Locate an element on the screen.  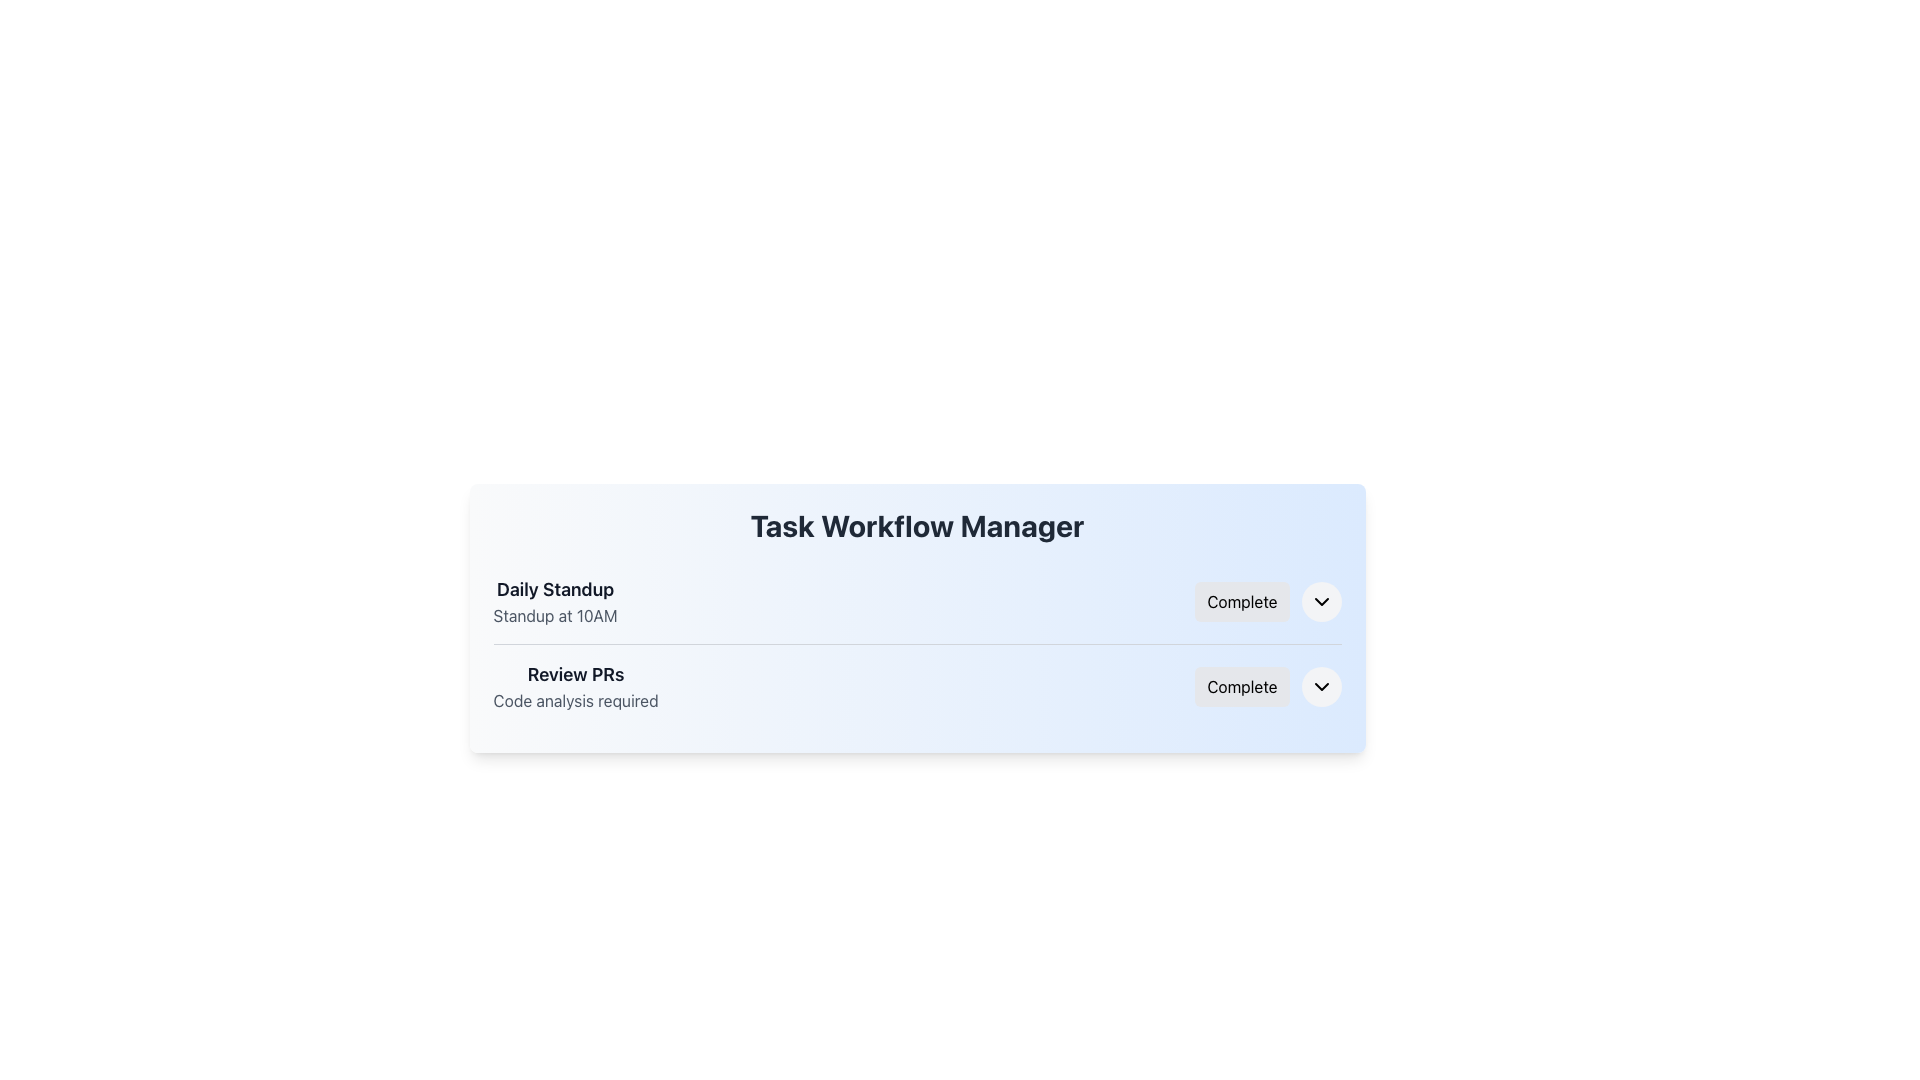
the dropdown toggle button located to the right of the 'Complete' label within the task item section is located at coordinates (1321, 685).